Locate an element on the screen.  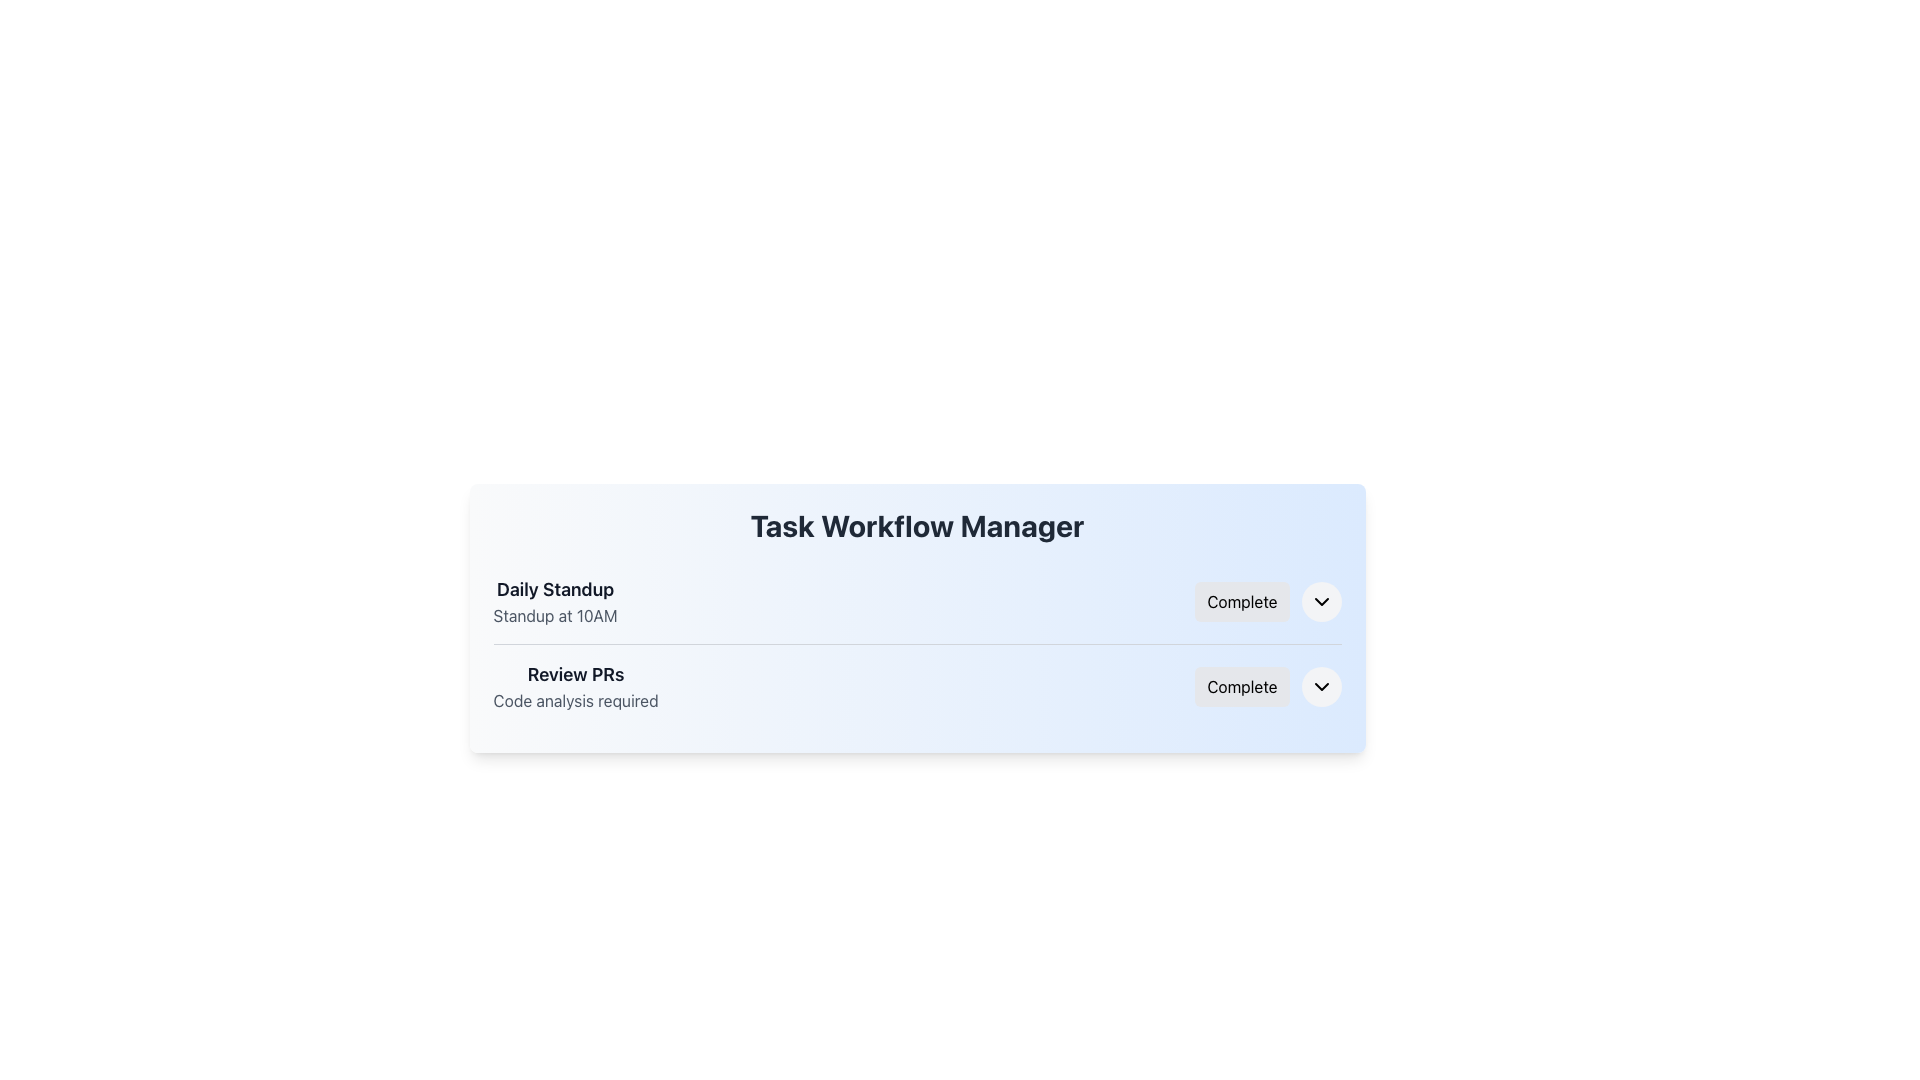
the dropdown toggle button located to the right of the 'Complete' label within the task item section is located at coordinates (1321, 685).